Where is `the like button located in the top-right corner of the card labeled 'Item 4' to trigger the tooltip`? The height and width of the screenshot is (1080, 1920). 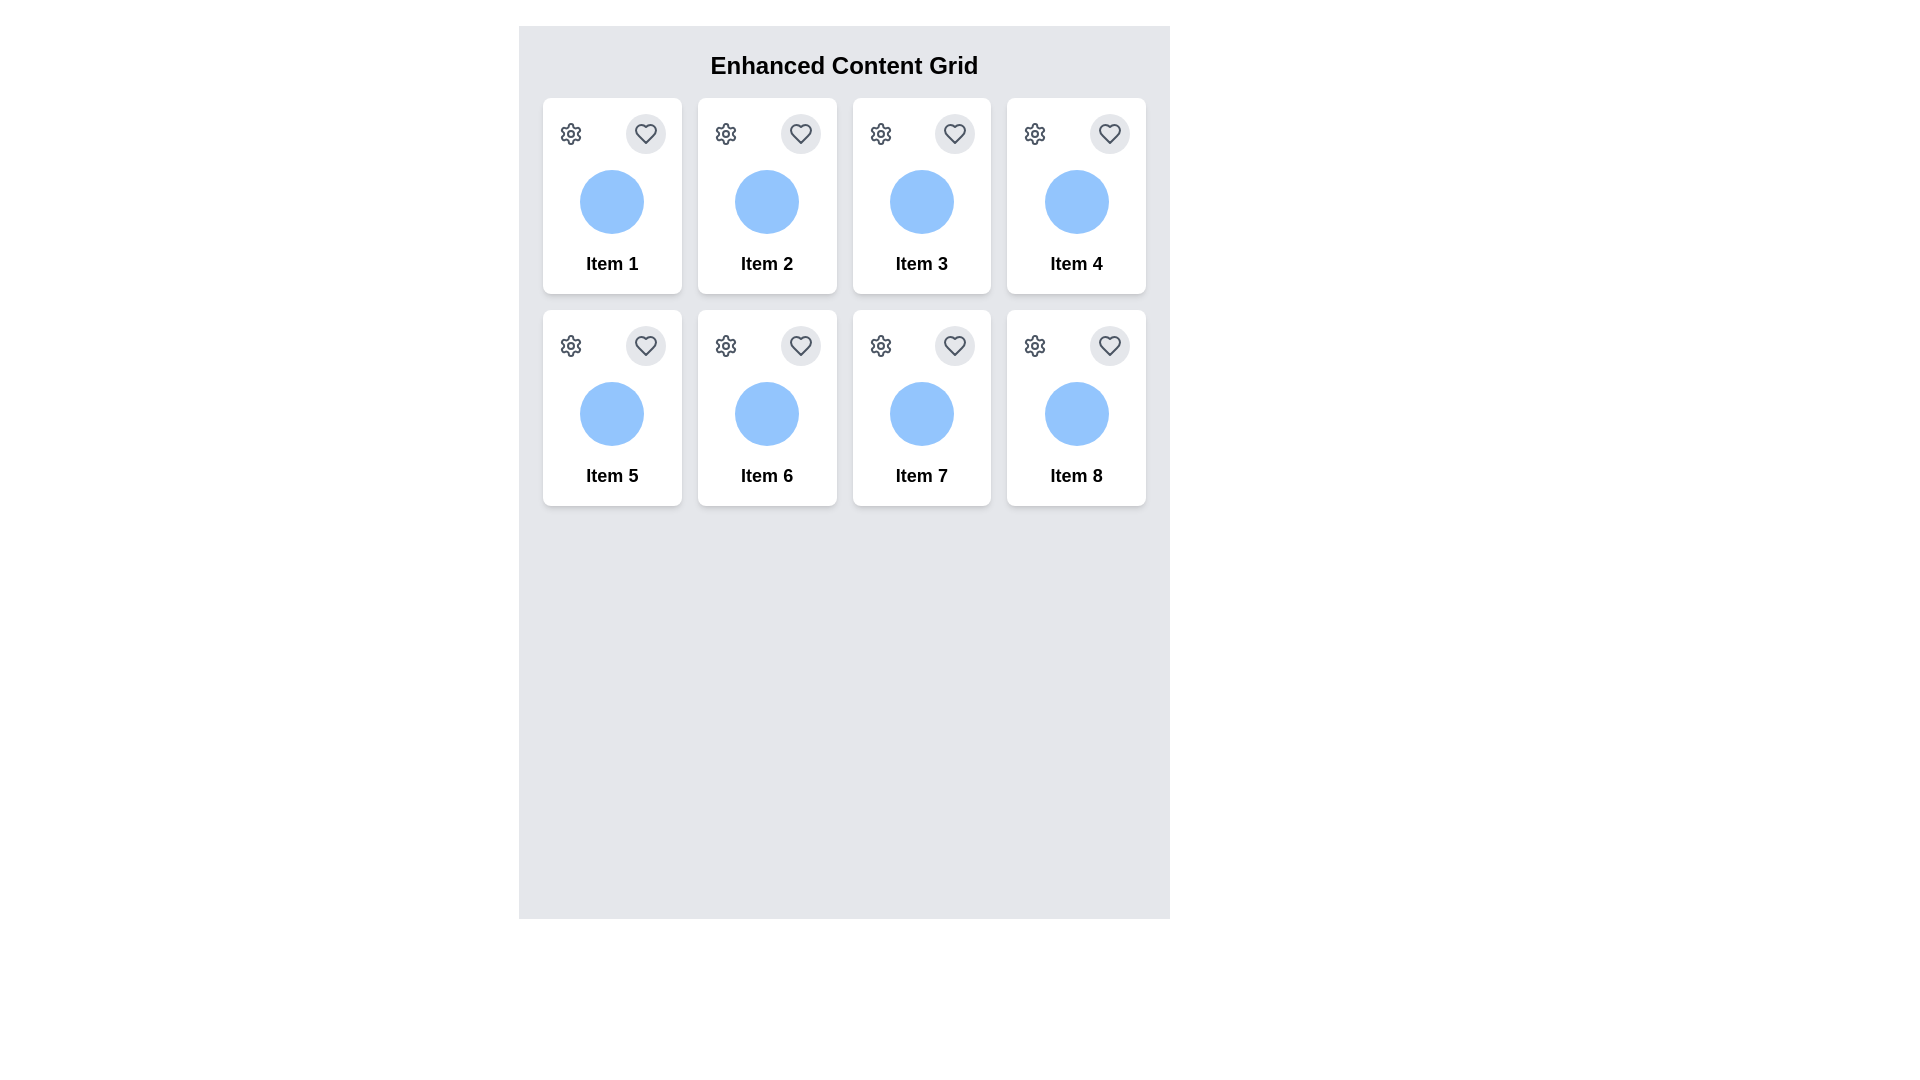 the like button located in the top-right corner of the card labeled 'Item 4' to trigger the tooltip is located at coordinates (1108, 134).